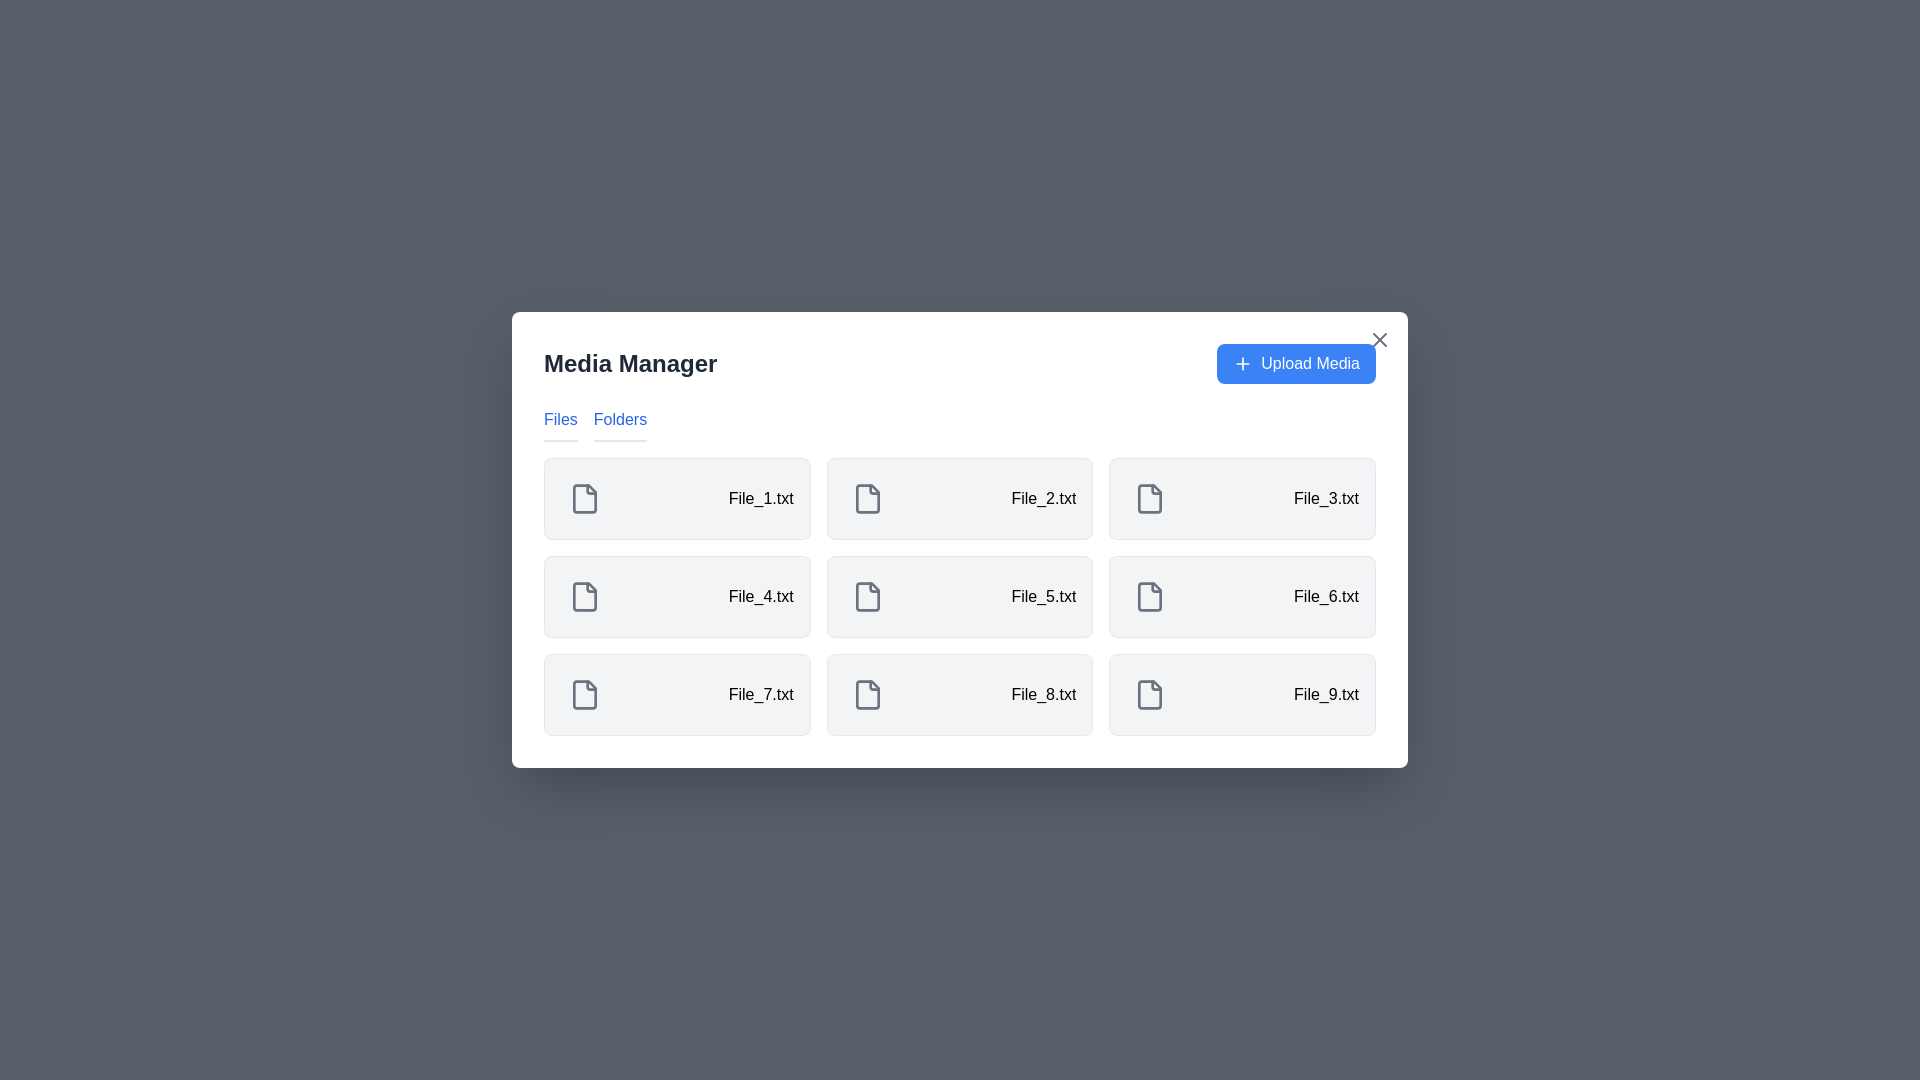 The width and height of the screenshot is (1920, 1080). Describe the element at coordinates (560, 423) in the screenshot. I see `the 'Files' tab in the navigation area to trigger potential styling effects` at that location.